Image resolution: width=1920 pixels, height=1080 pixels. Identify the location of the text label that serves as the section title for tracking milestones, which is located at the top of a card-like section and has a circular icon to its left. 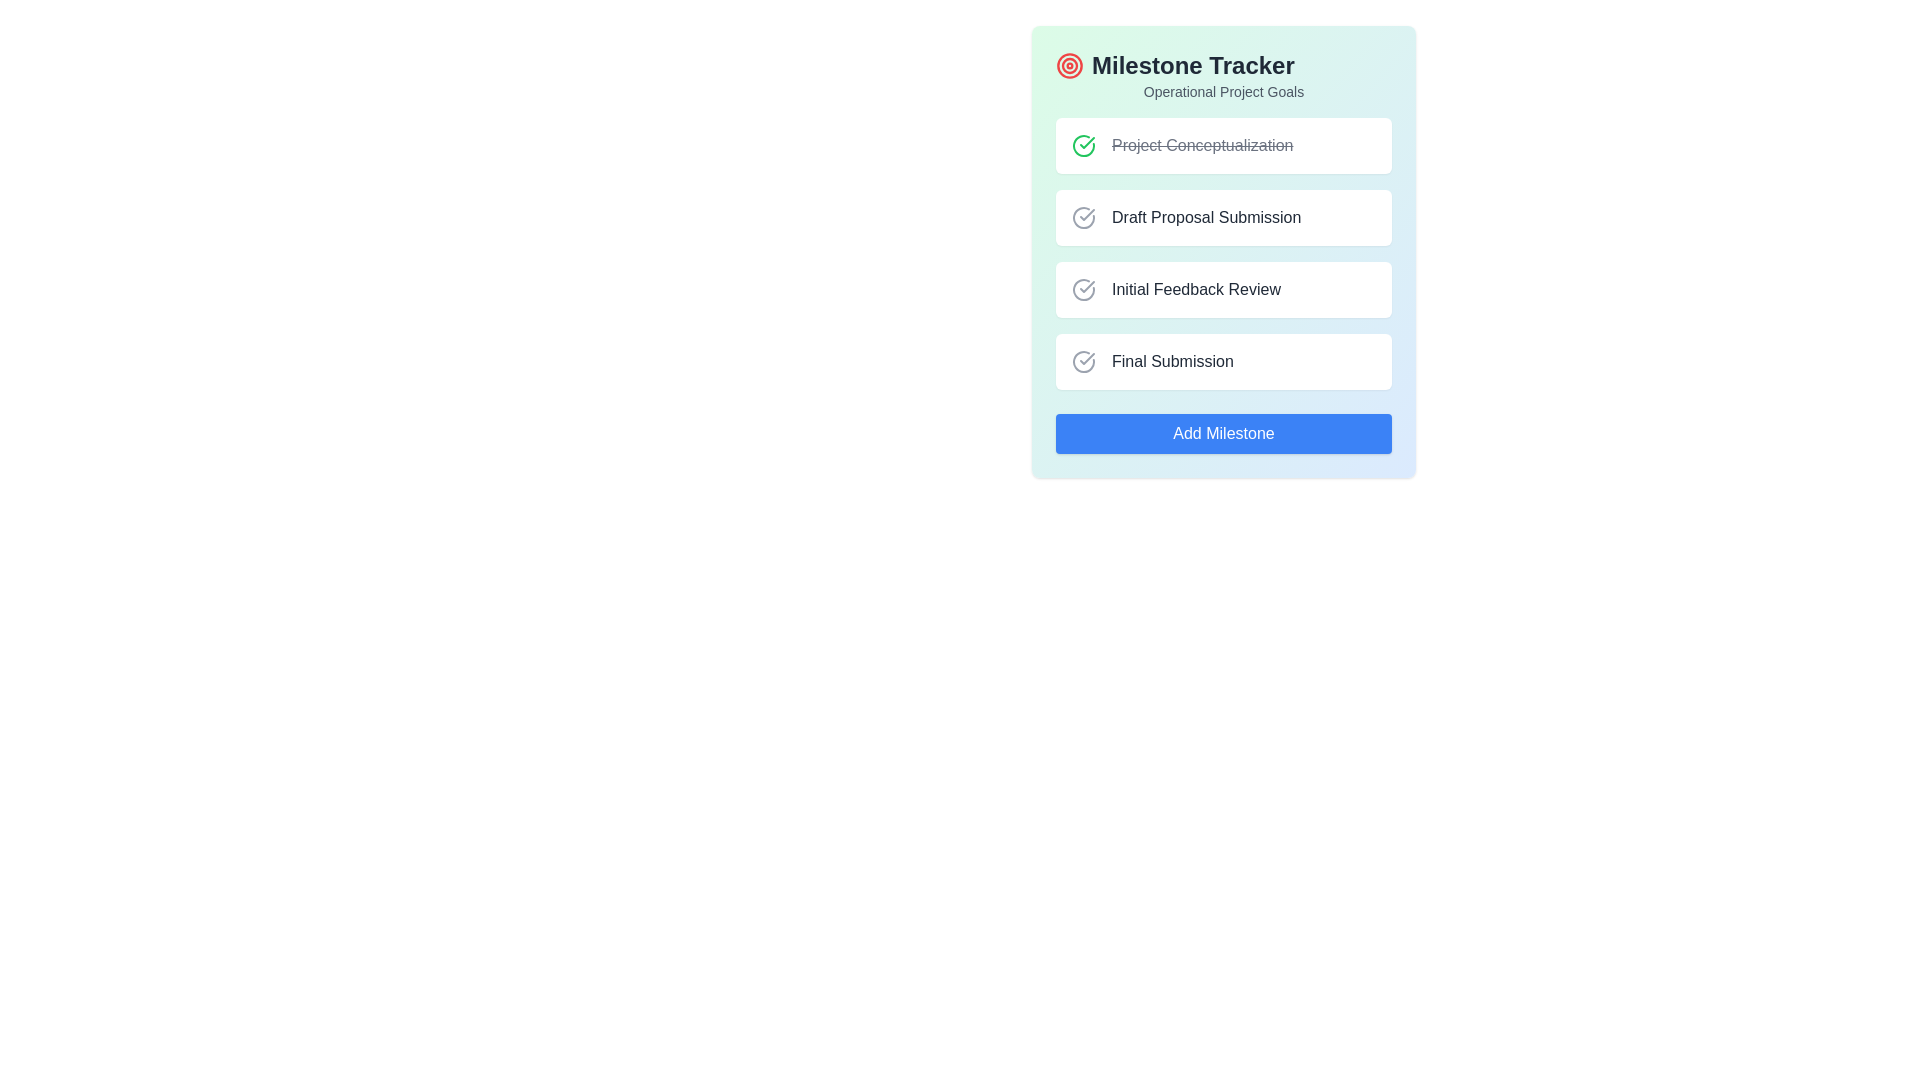
(1223, 64).